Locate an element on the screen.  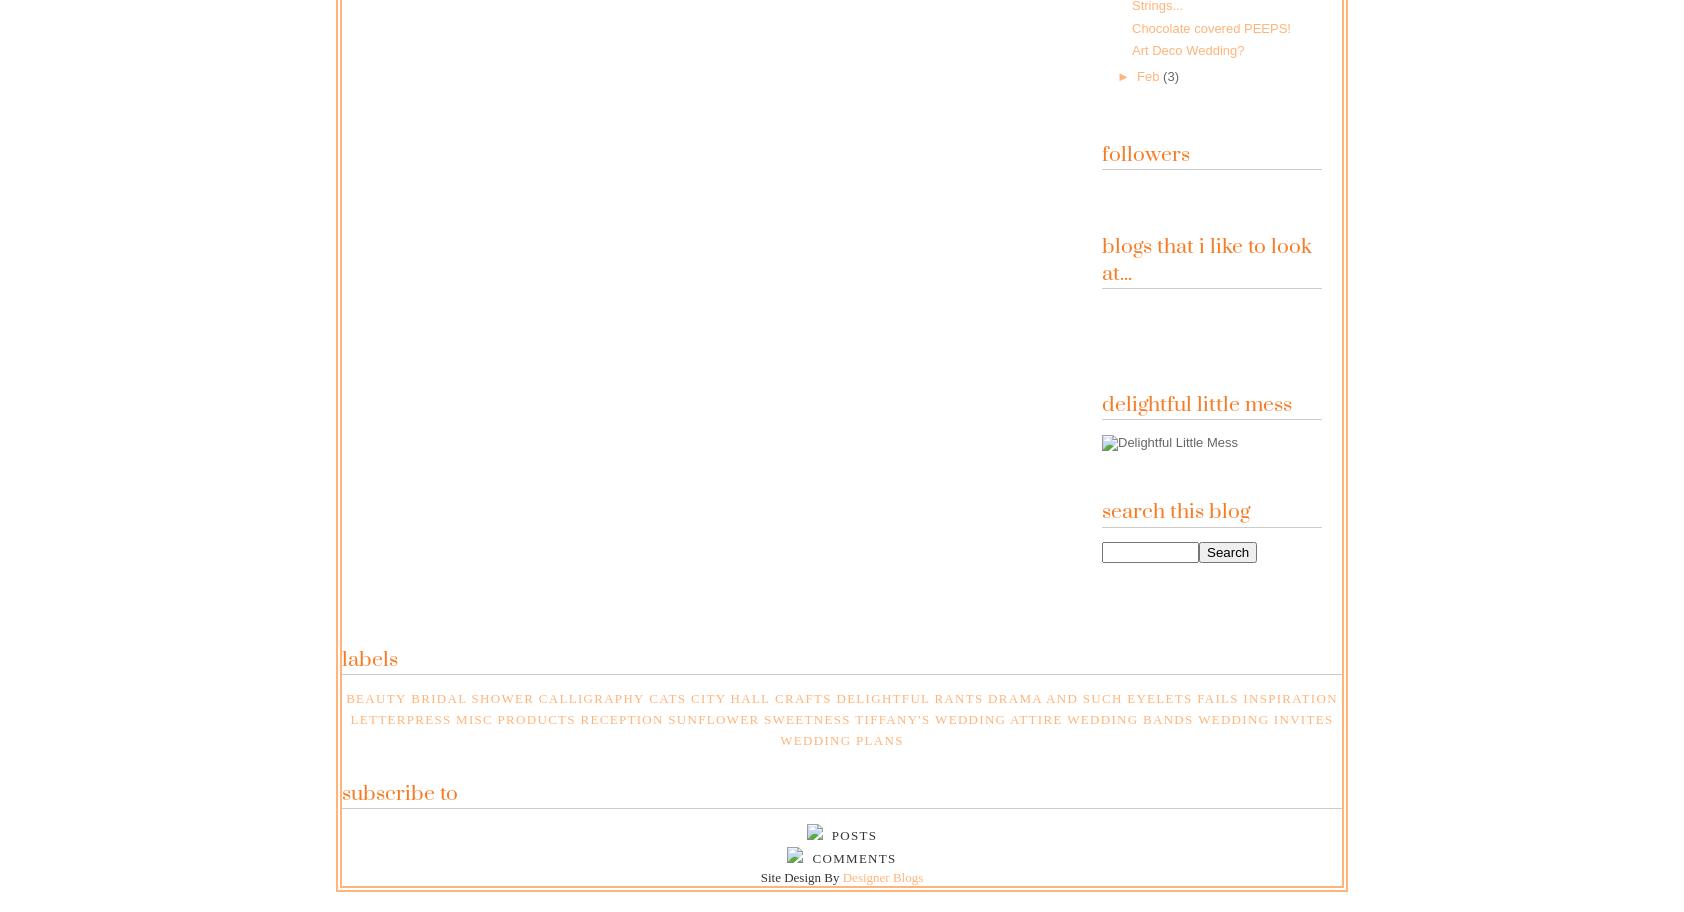
'Labels' is located at coordinates (369, 658).